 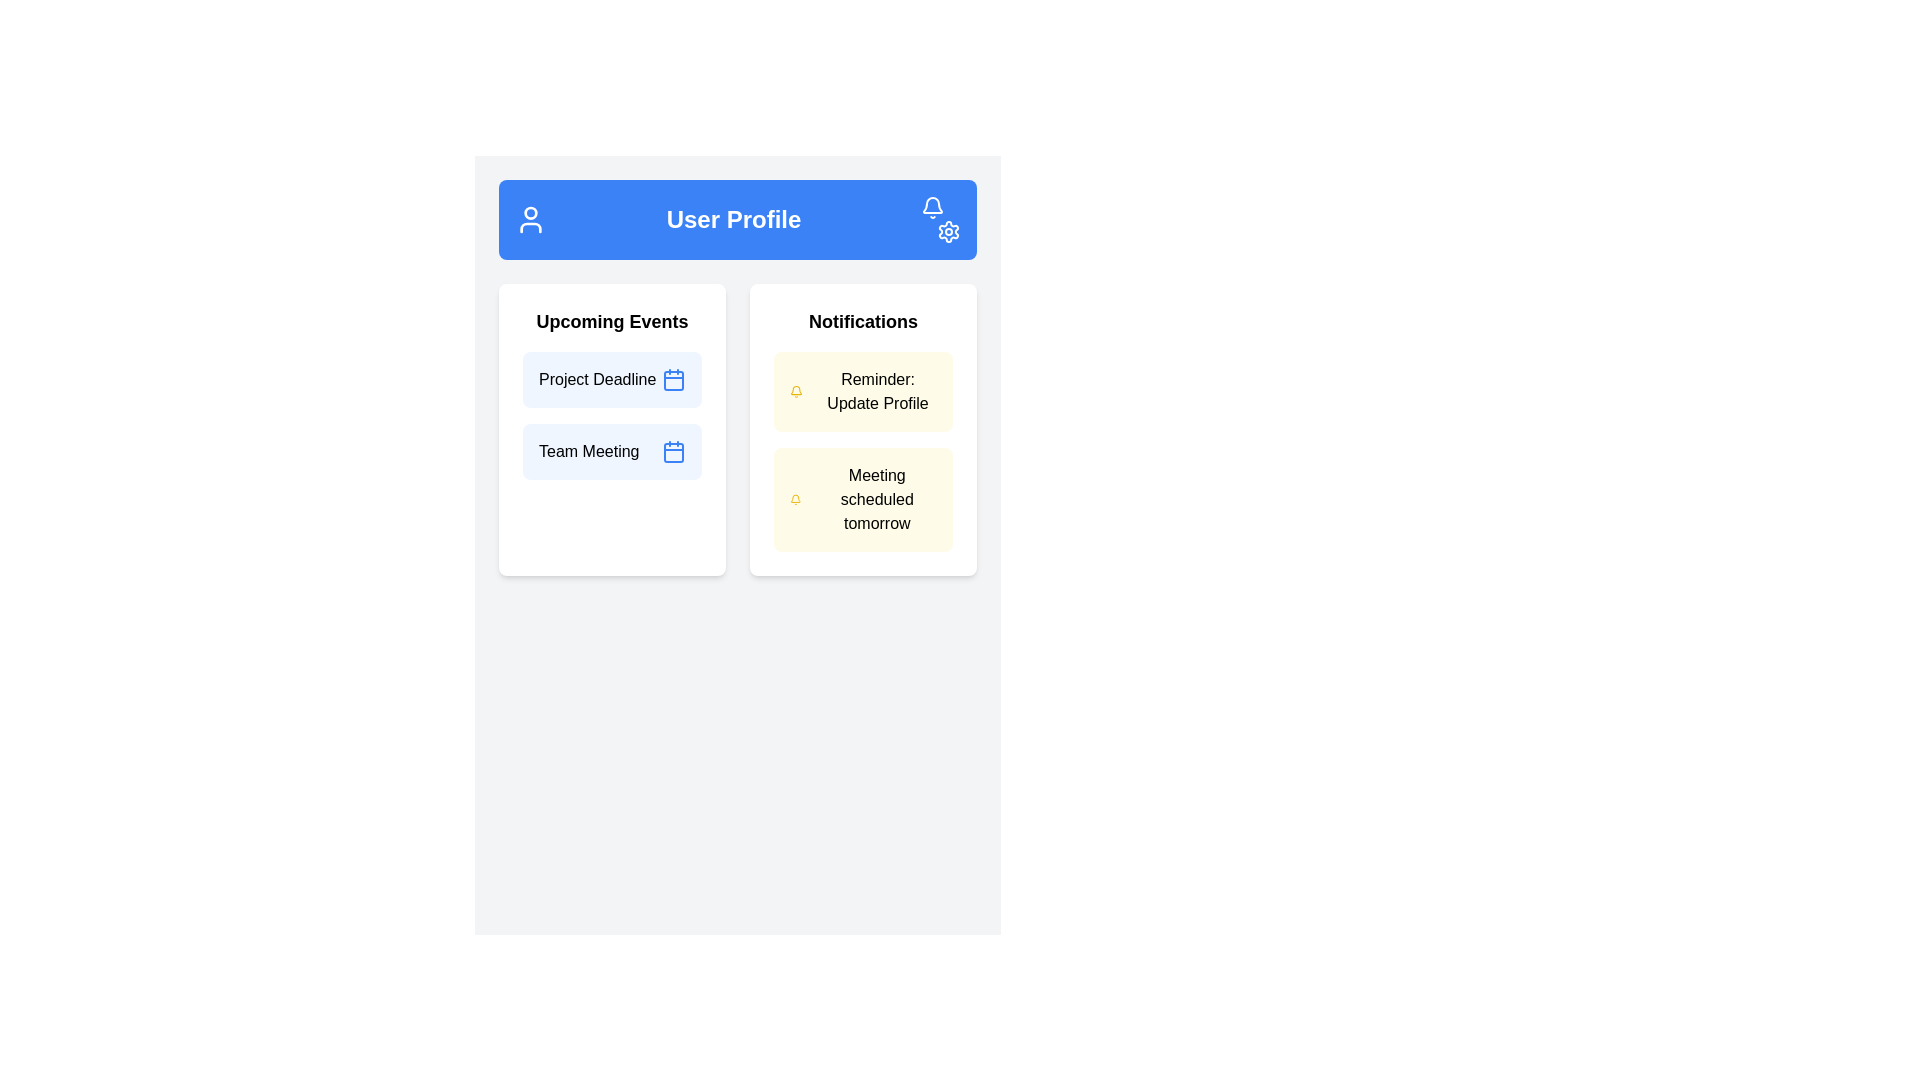 What do you see at coordinates (878, 392) in the screenshot?
I see `the notification text element that prompts the user to update their profile, located in the Notifications section of the User Profile interface` at bounding box center [878, 392].